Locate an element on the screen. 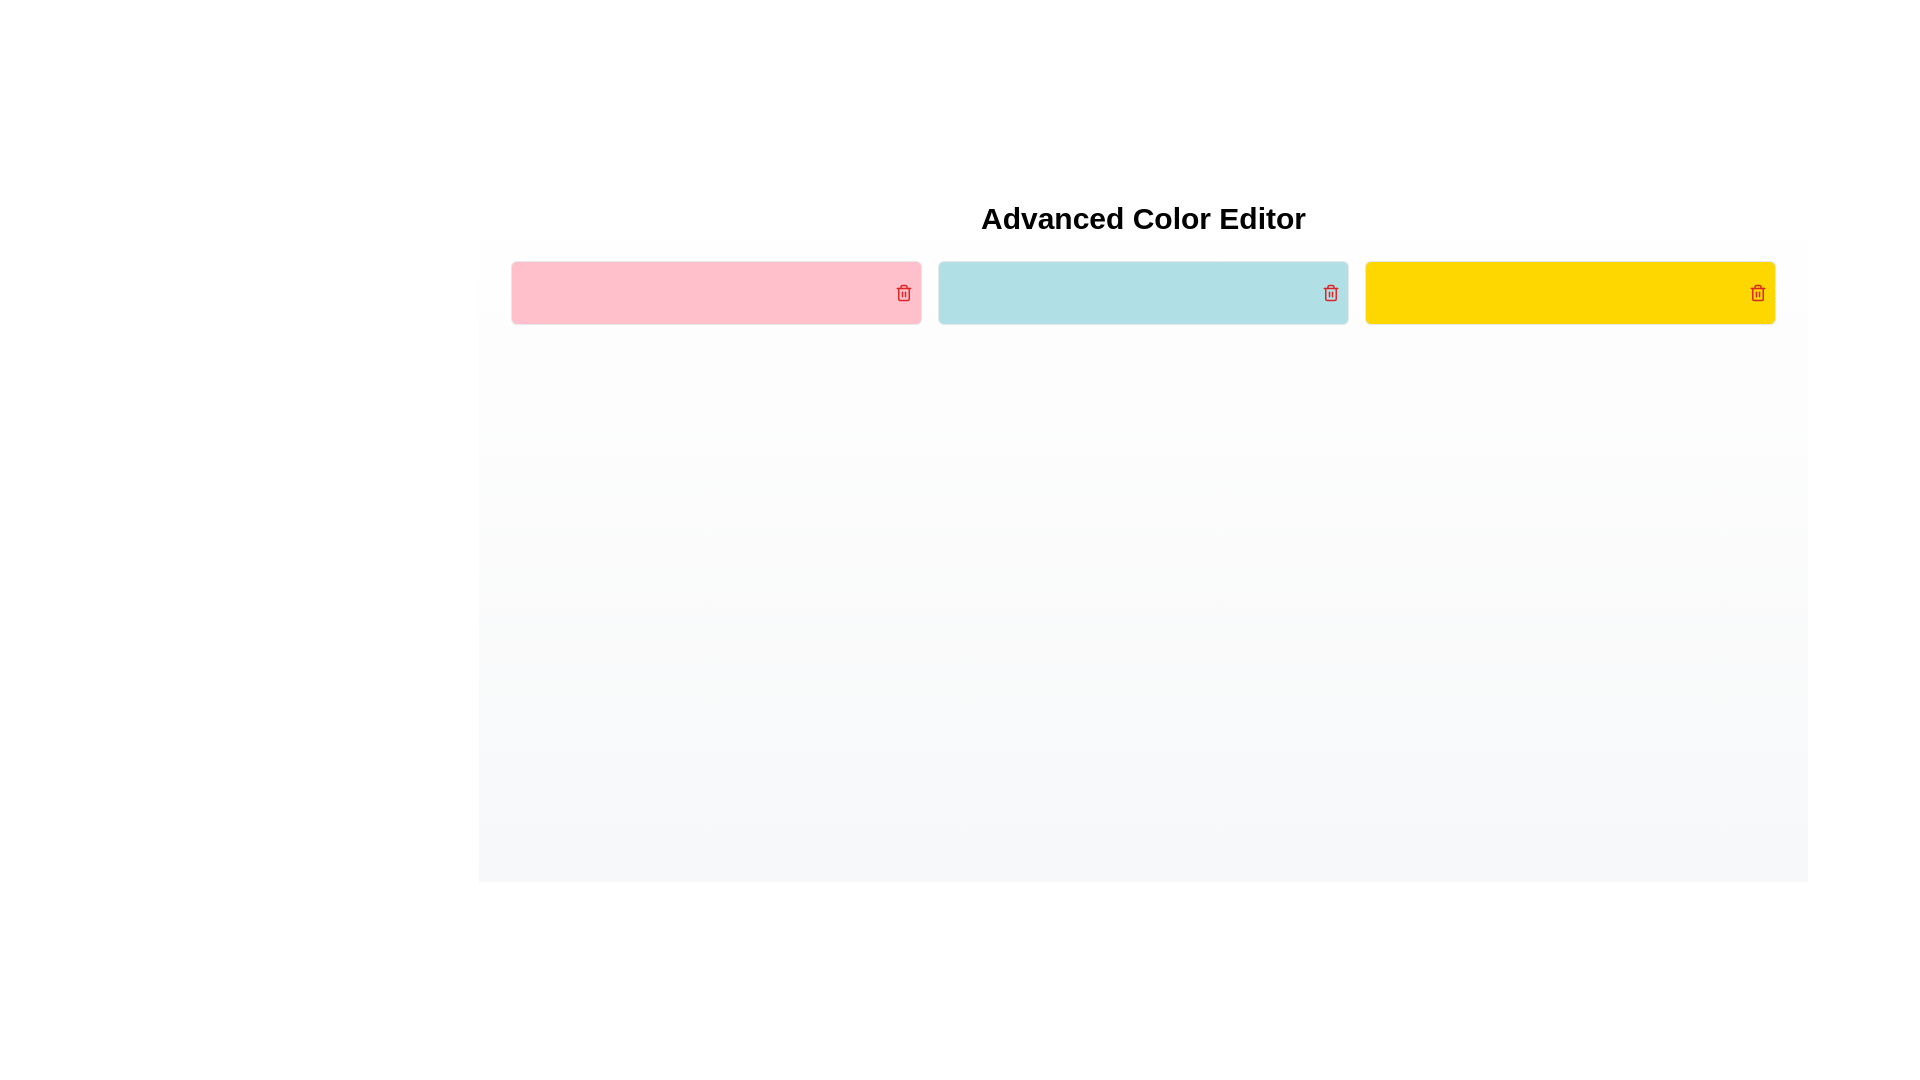  the rightmost trash icon located next to the yellow rectangular region is located at coordinates (1756, 294).